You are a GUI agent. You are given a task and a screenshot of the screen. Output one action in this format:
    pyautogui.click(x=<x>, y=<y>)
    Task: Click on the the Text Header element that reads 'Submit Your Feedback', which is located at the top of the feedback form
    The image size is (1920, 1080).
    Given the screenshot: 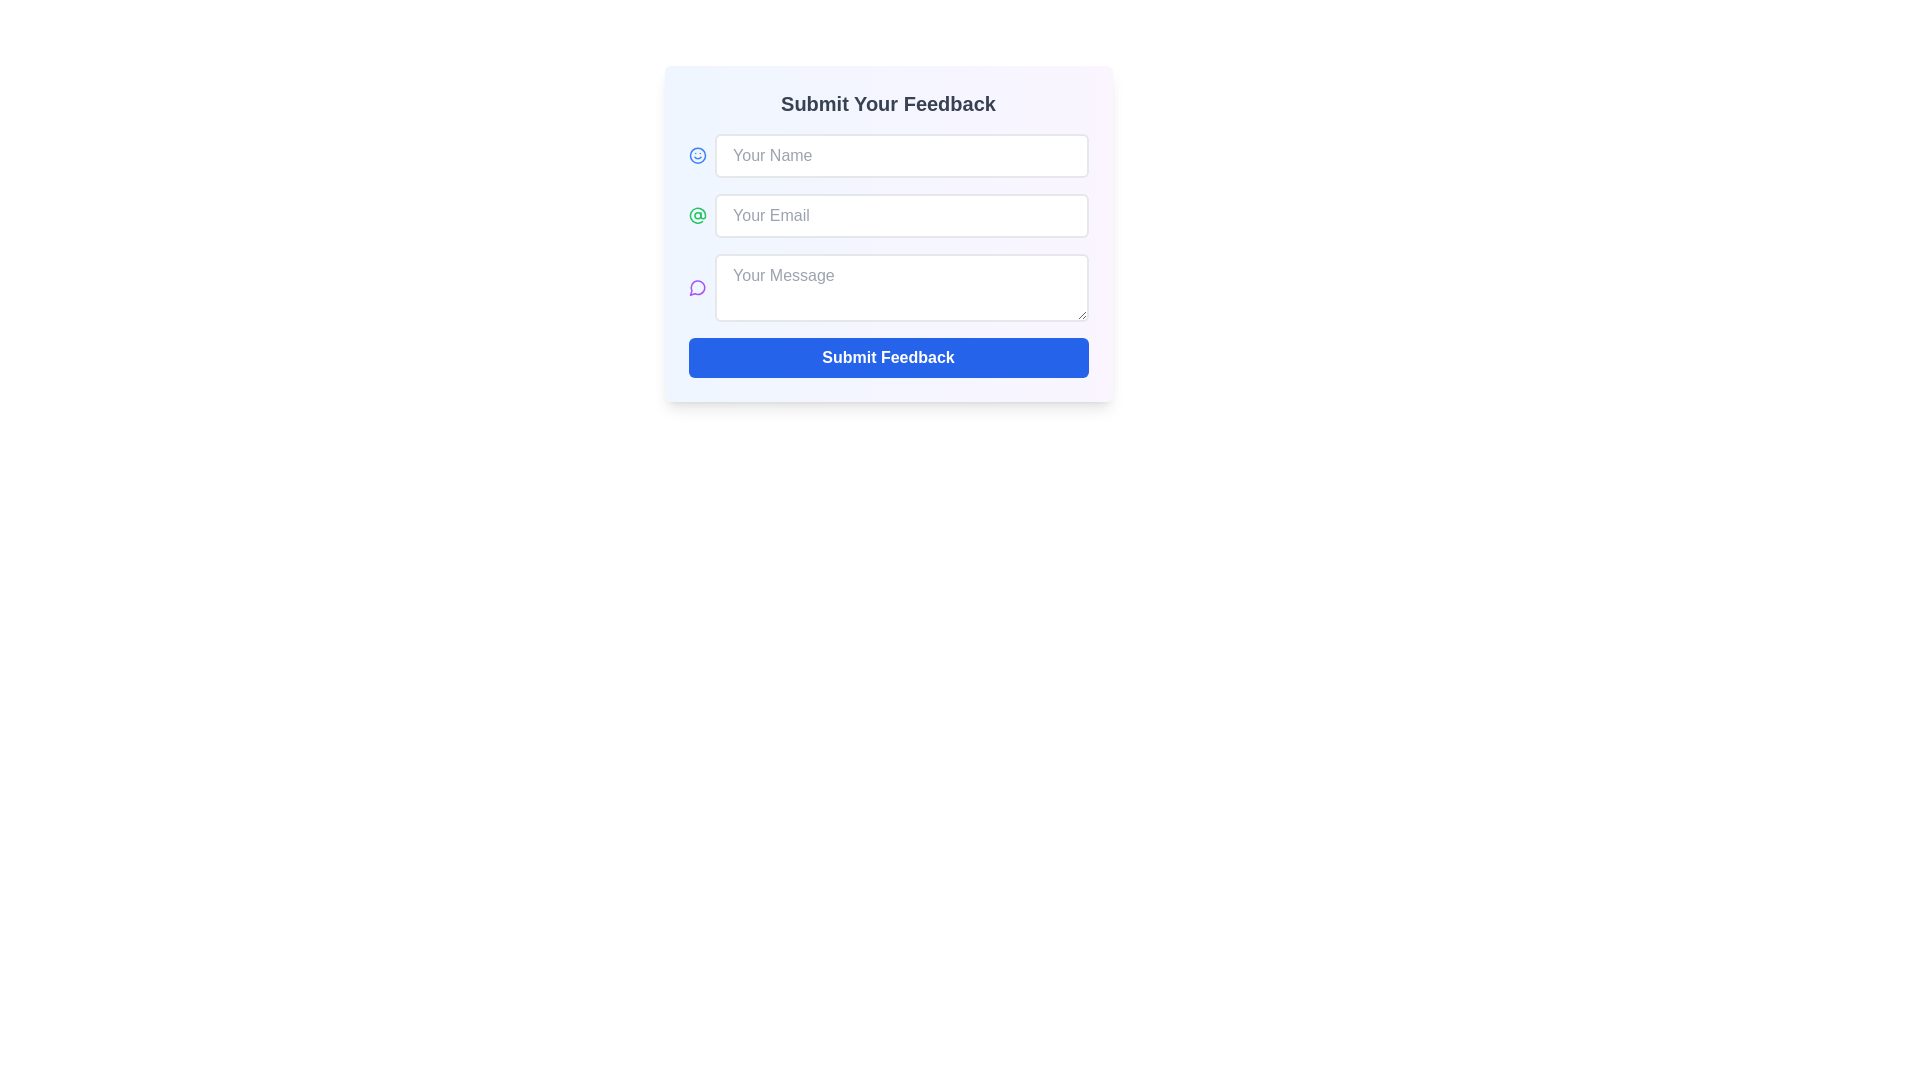 What is the action you would take?
    pyautogui.click(x=887, y=104)
    